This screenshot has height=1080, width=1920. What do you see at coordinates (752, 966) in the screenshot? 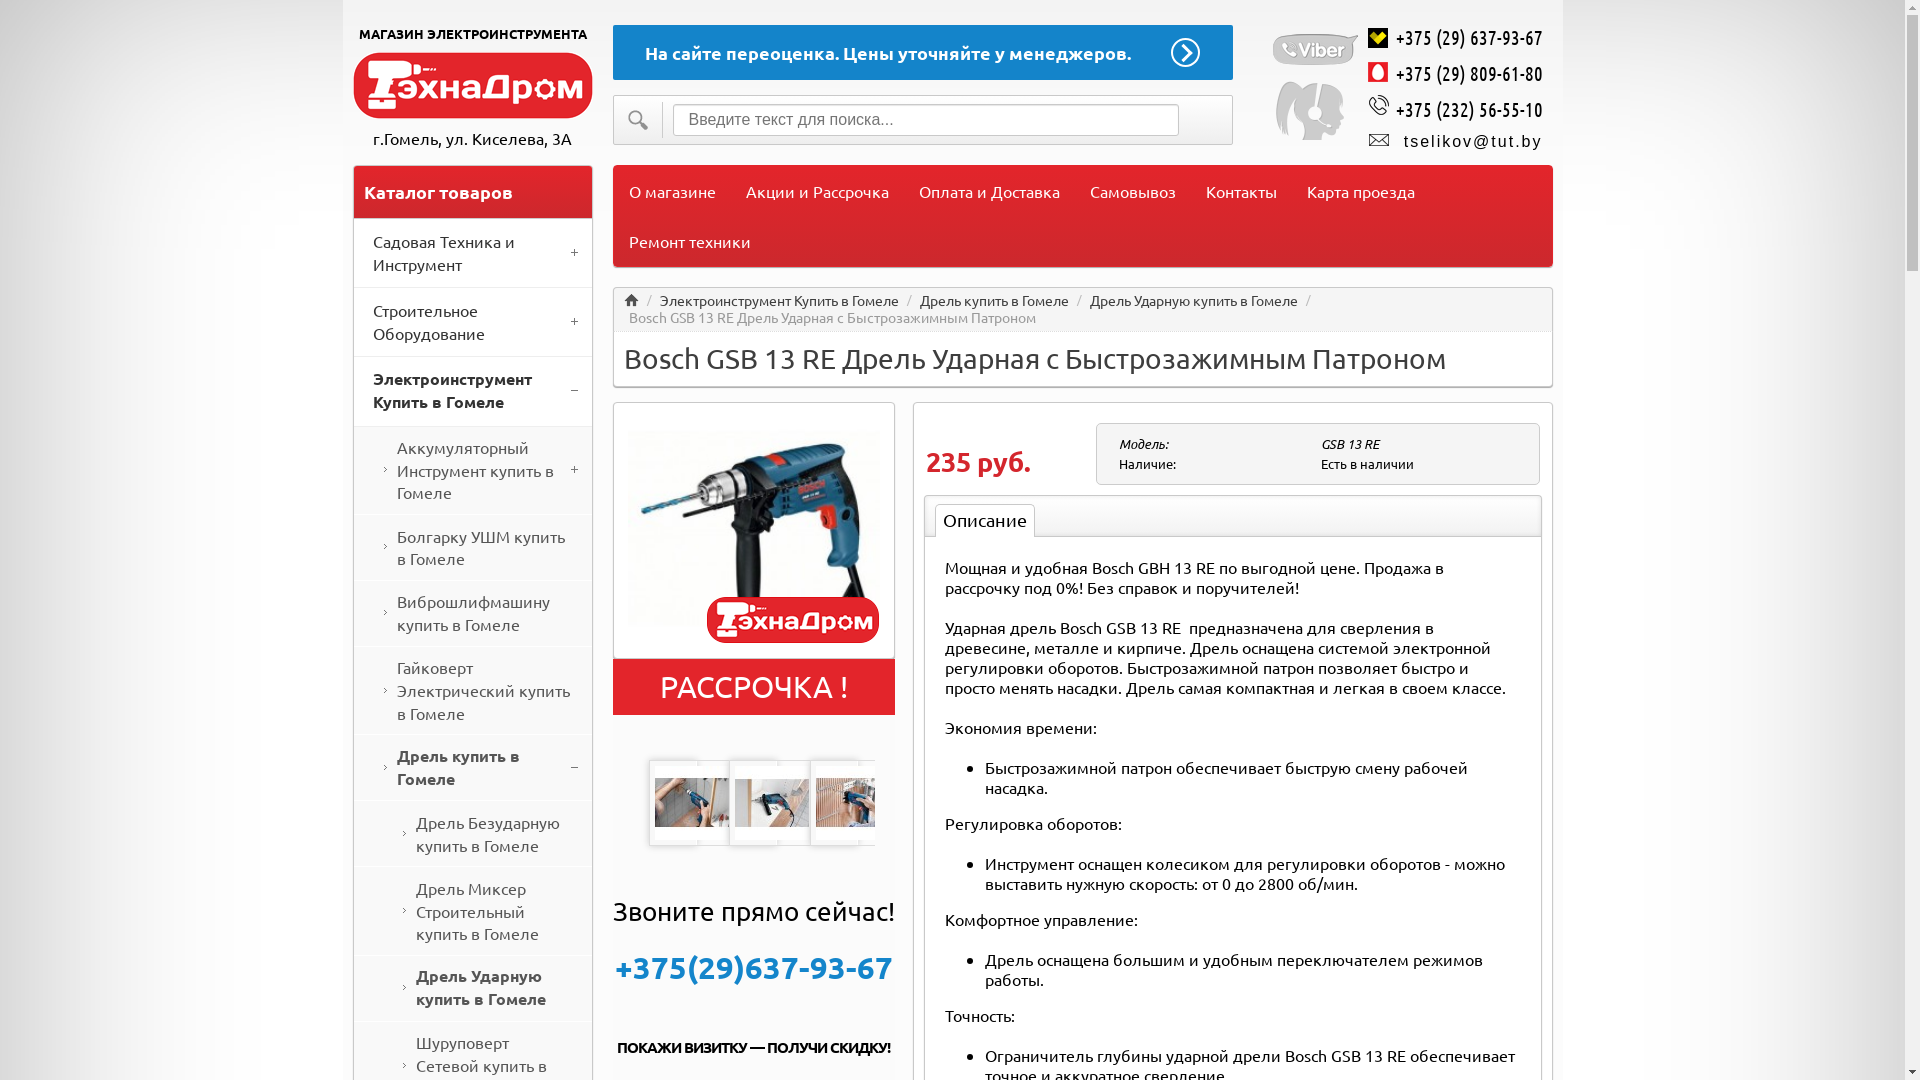
I see `'+375(29)637-93-67'` at bounding box center [752, 966].